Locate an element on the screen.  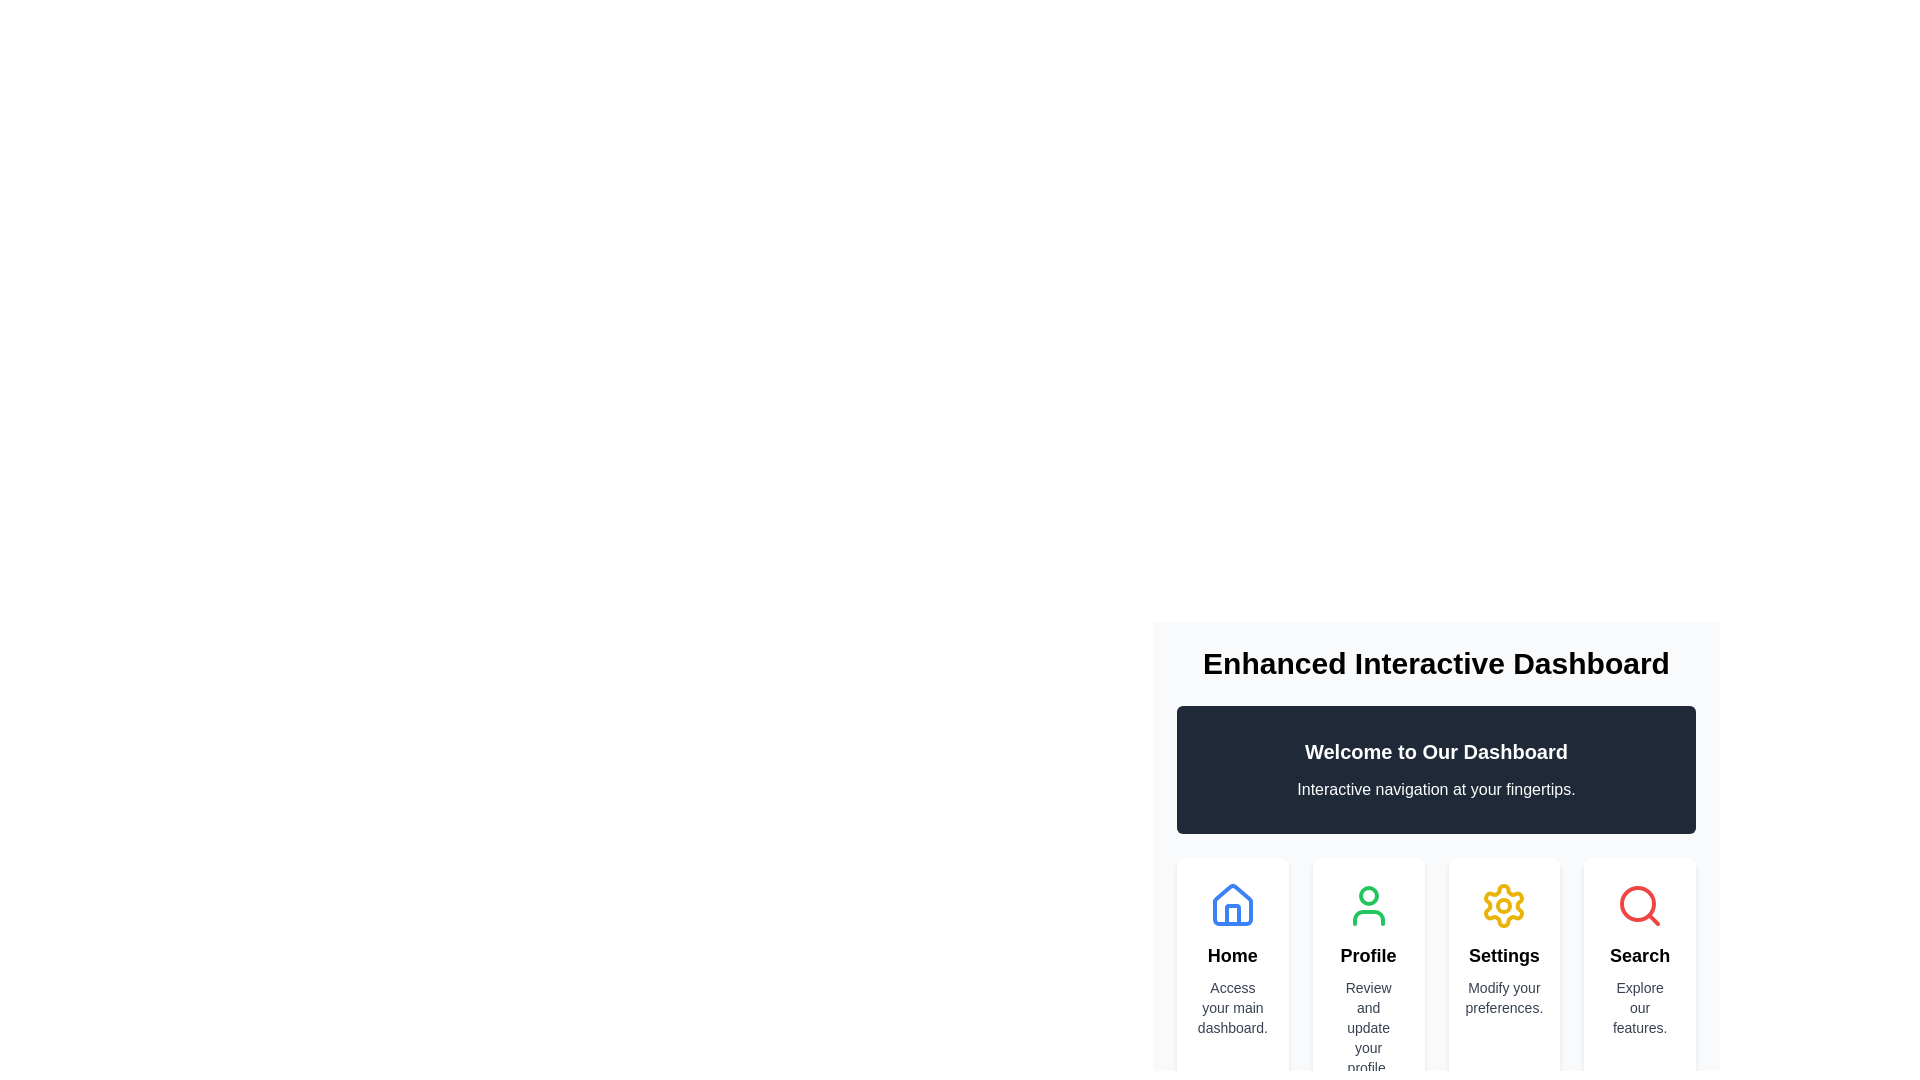
the 'Settings' card in the Enhanced Interactive Dashboard is located at coordinates (1435, 834).